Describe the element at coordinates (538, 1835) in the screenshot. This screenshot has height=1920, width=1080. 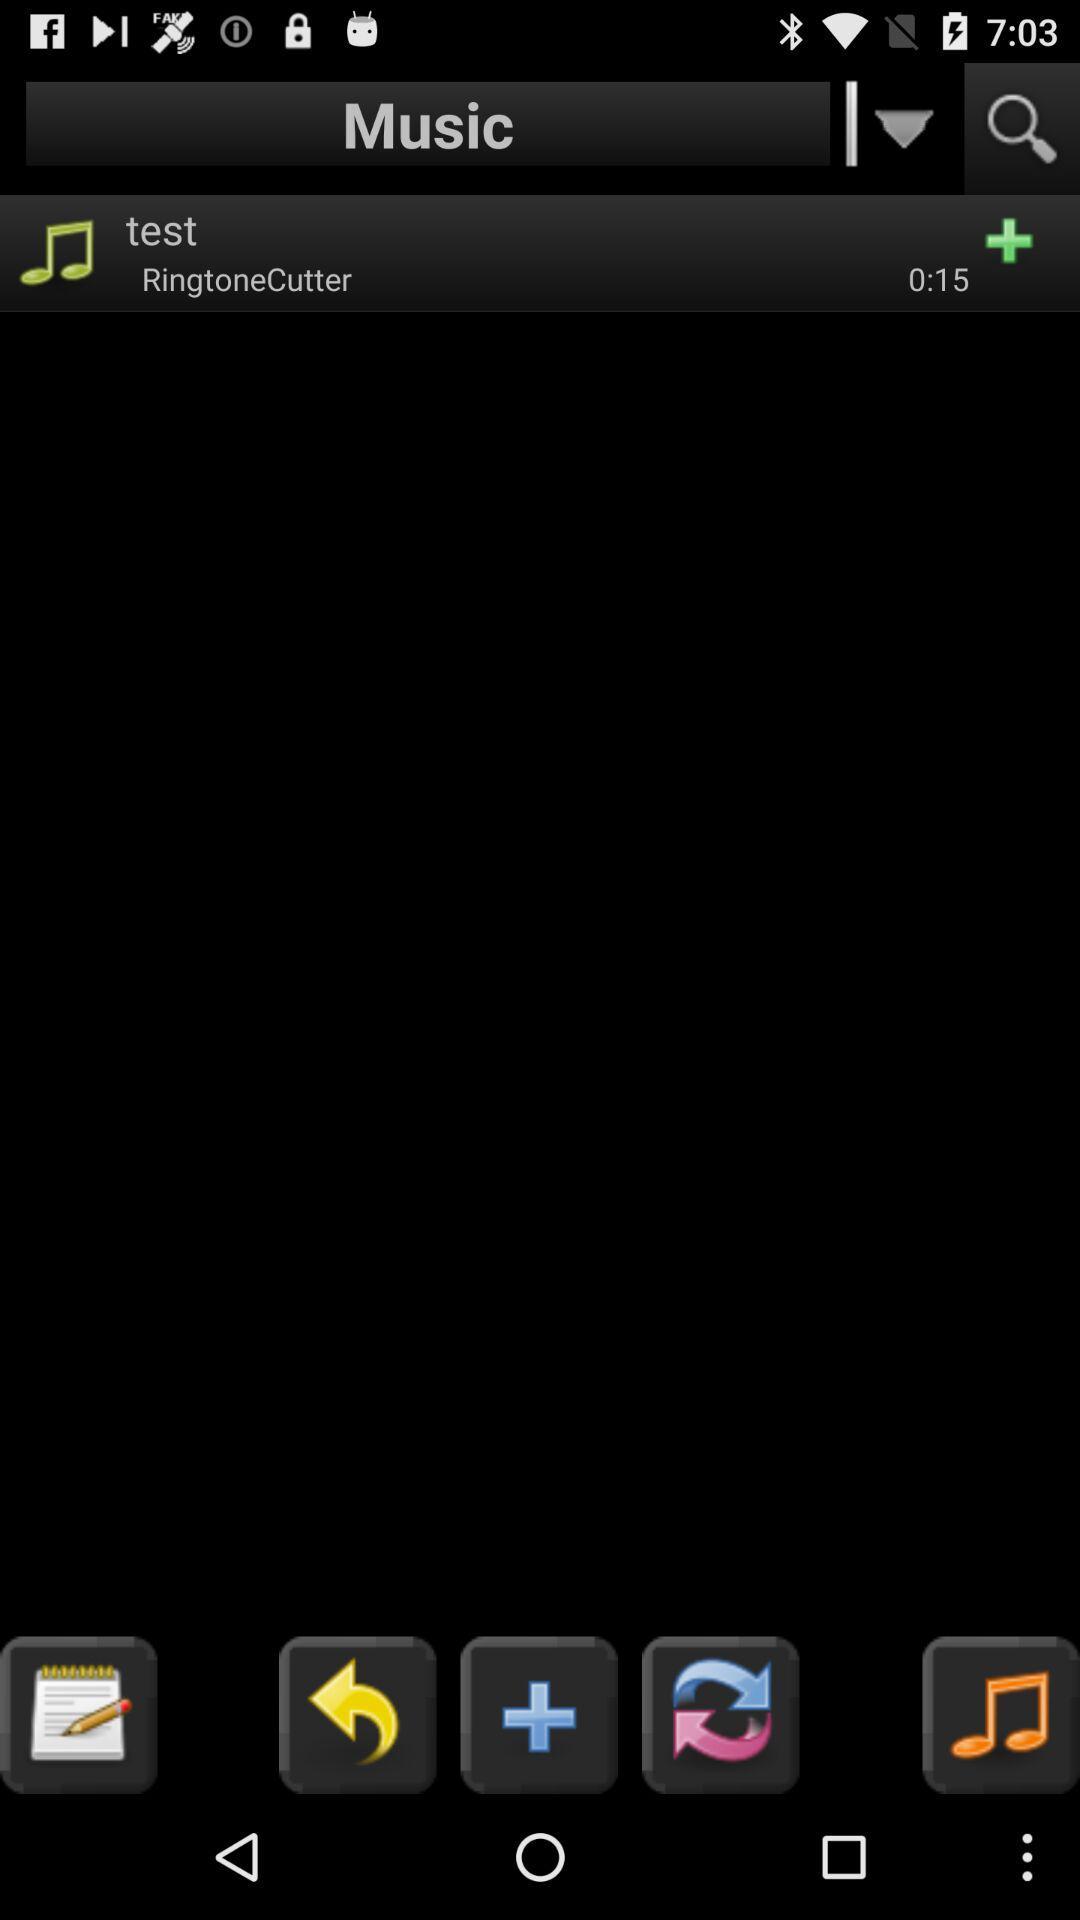
I see `the add icon` at that location.